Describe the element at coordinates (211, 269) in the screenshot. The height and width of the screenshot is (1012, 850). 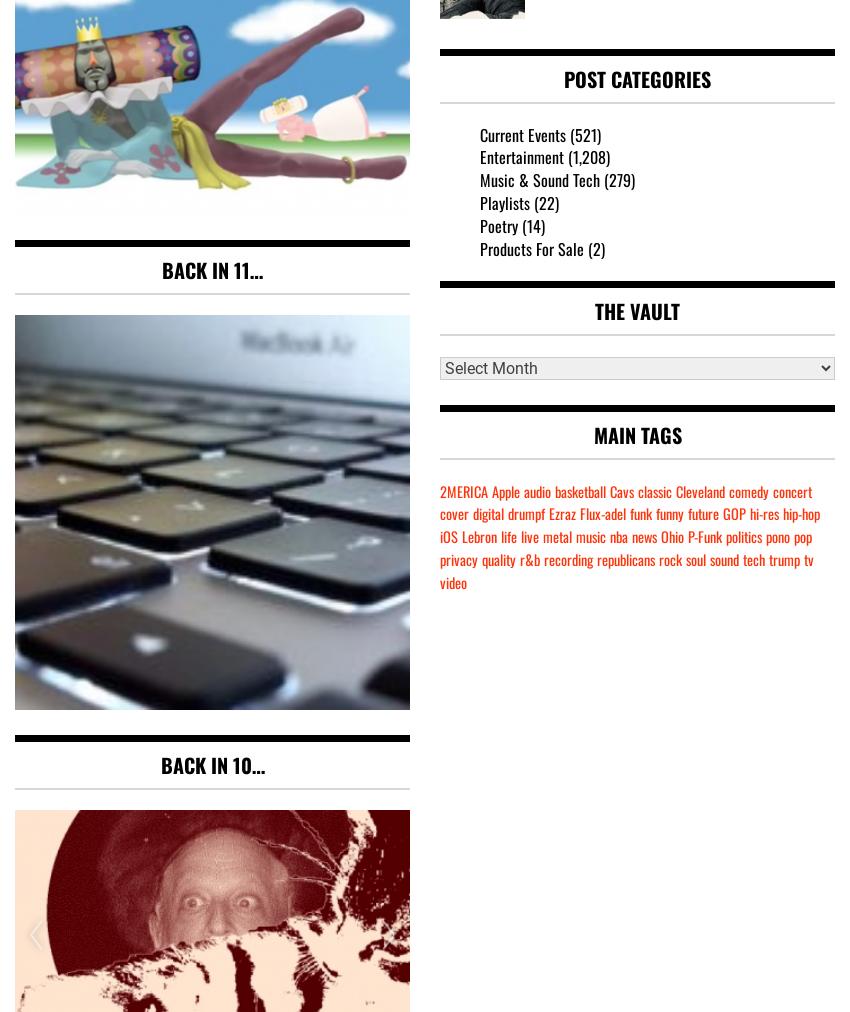
I see `'Back in 11…'` at that location.